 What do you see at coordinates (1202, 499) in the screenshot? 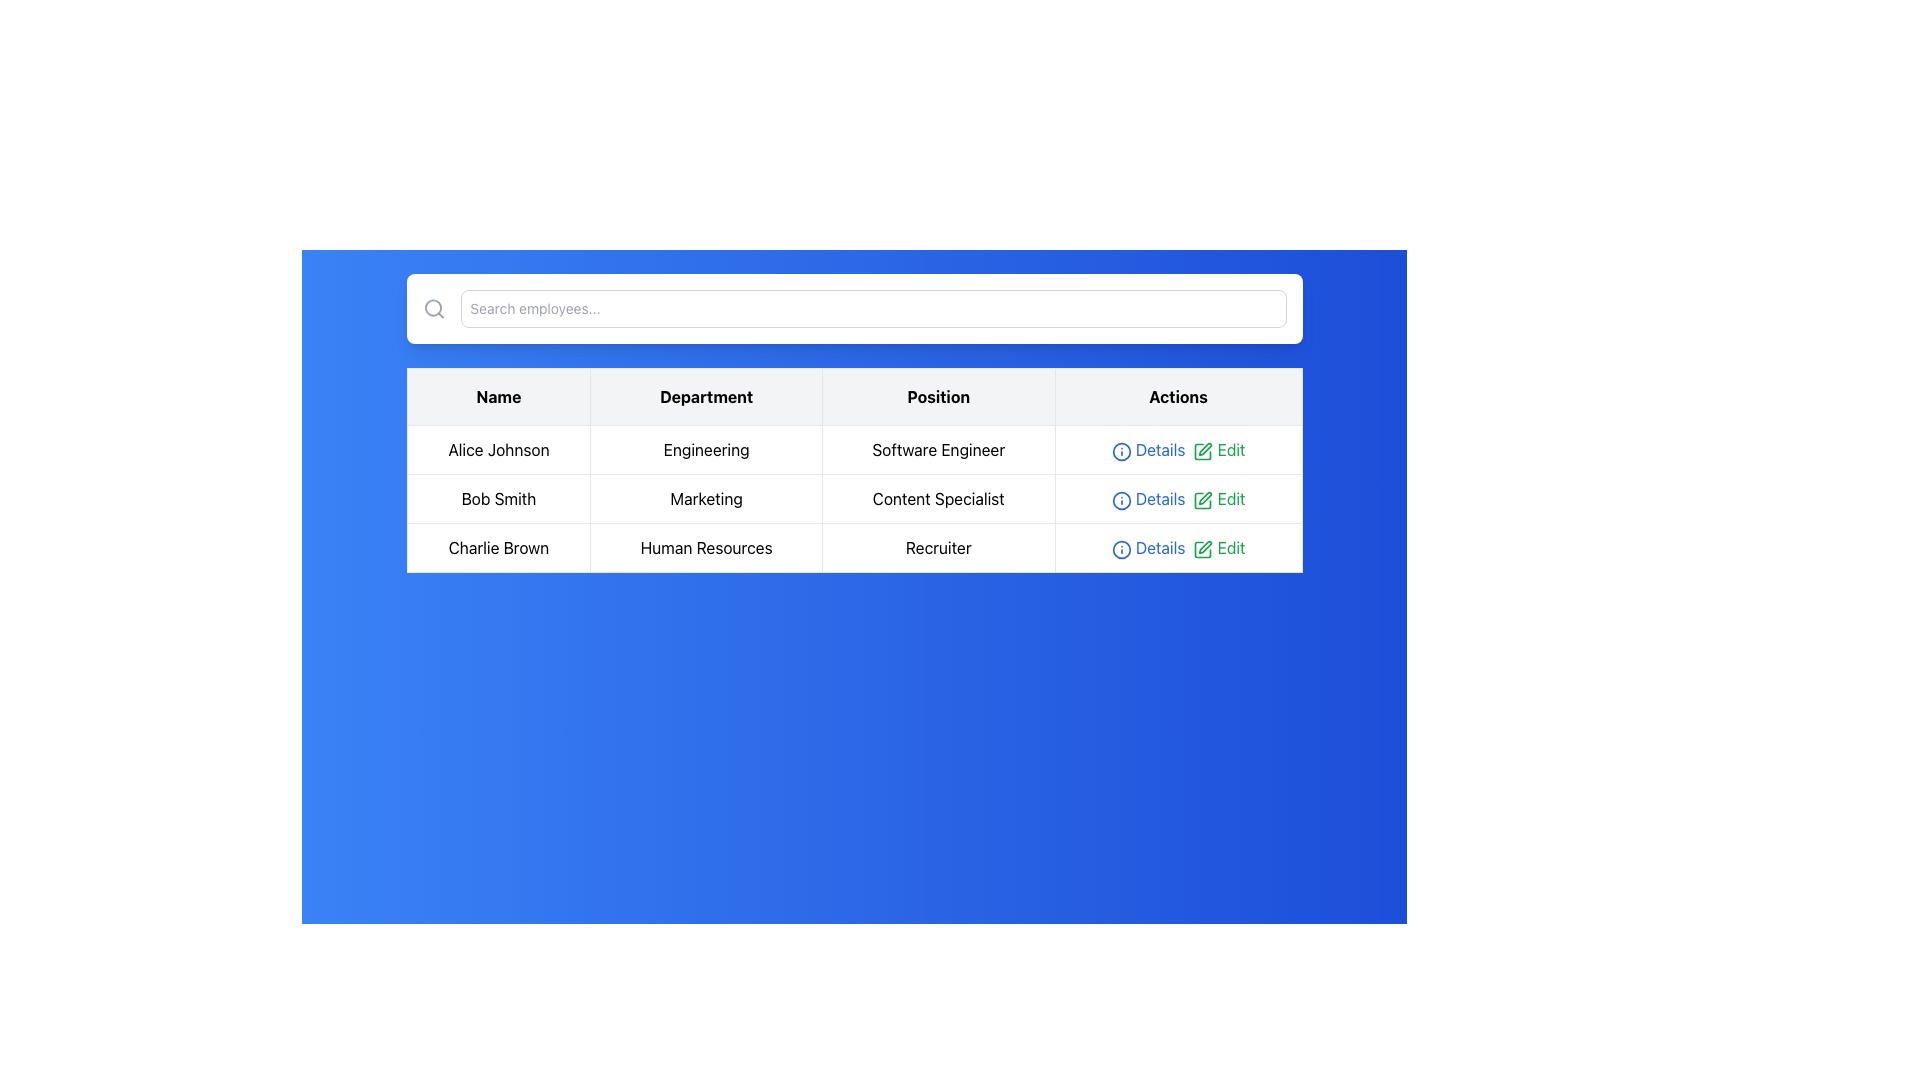
I see `the edit icon button in the 'Actions' column of the table for the row associated with 'Bob Smith', labeled 'Content Specialist'` at bounding box center [1202, 499].